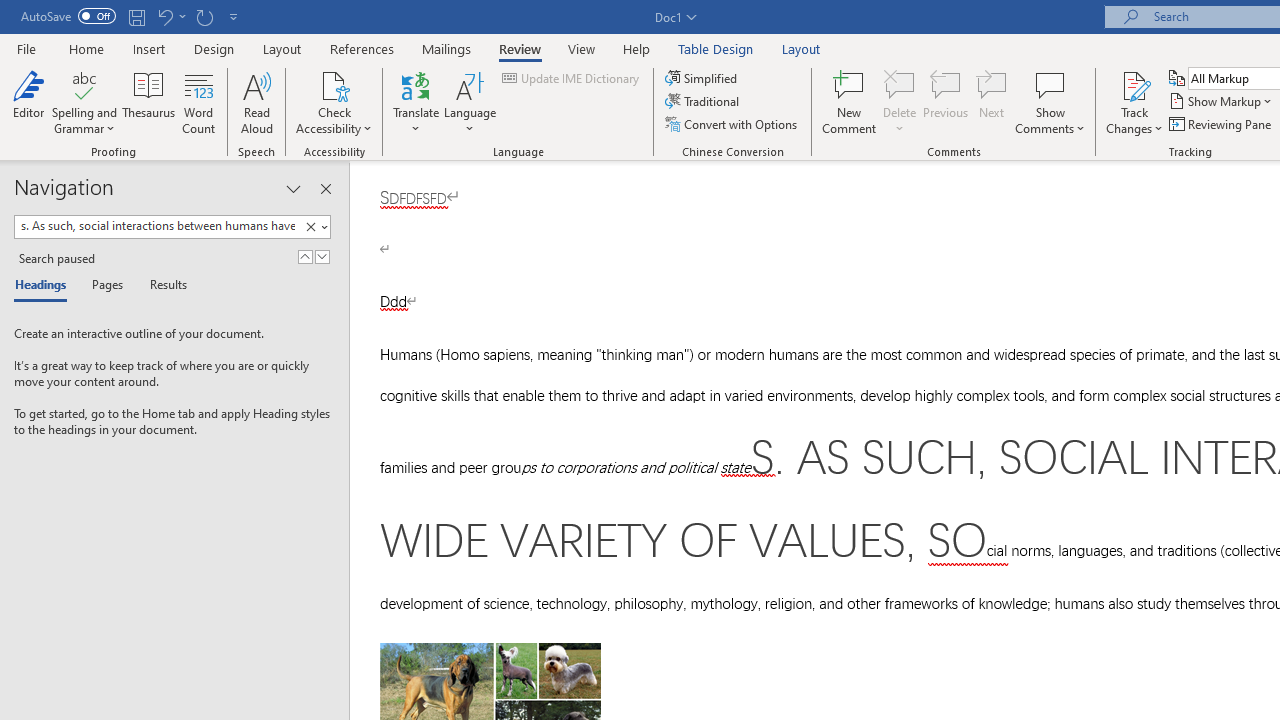  I want to click on 'Previous', so click(945, 103).